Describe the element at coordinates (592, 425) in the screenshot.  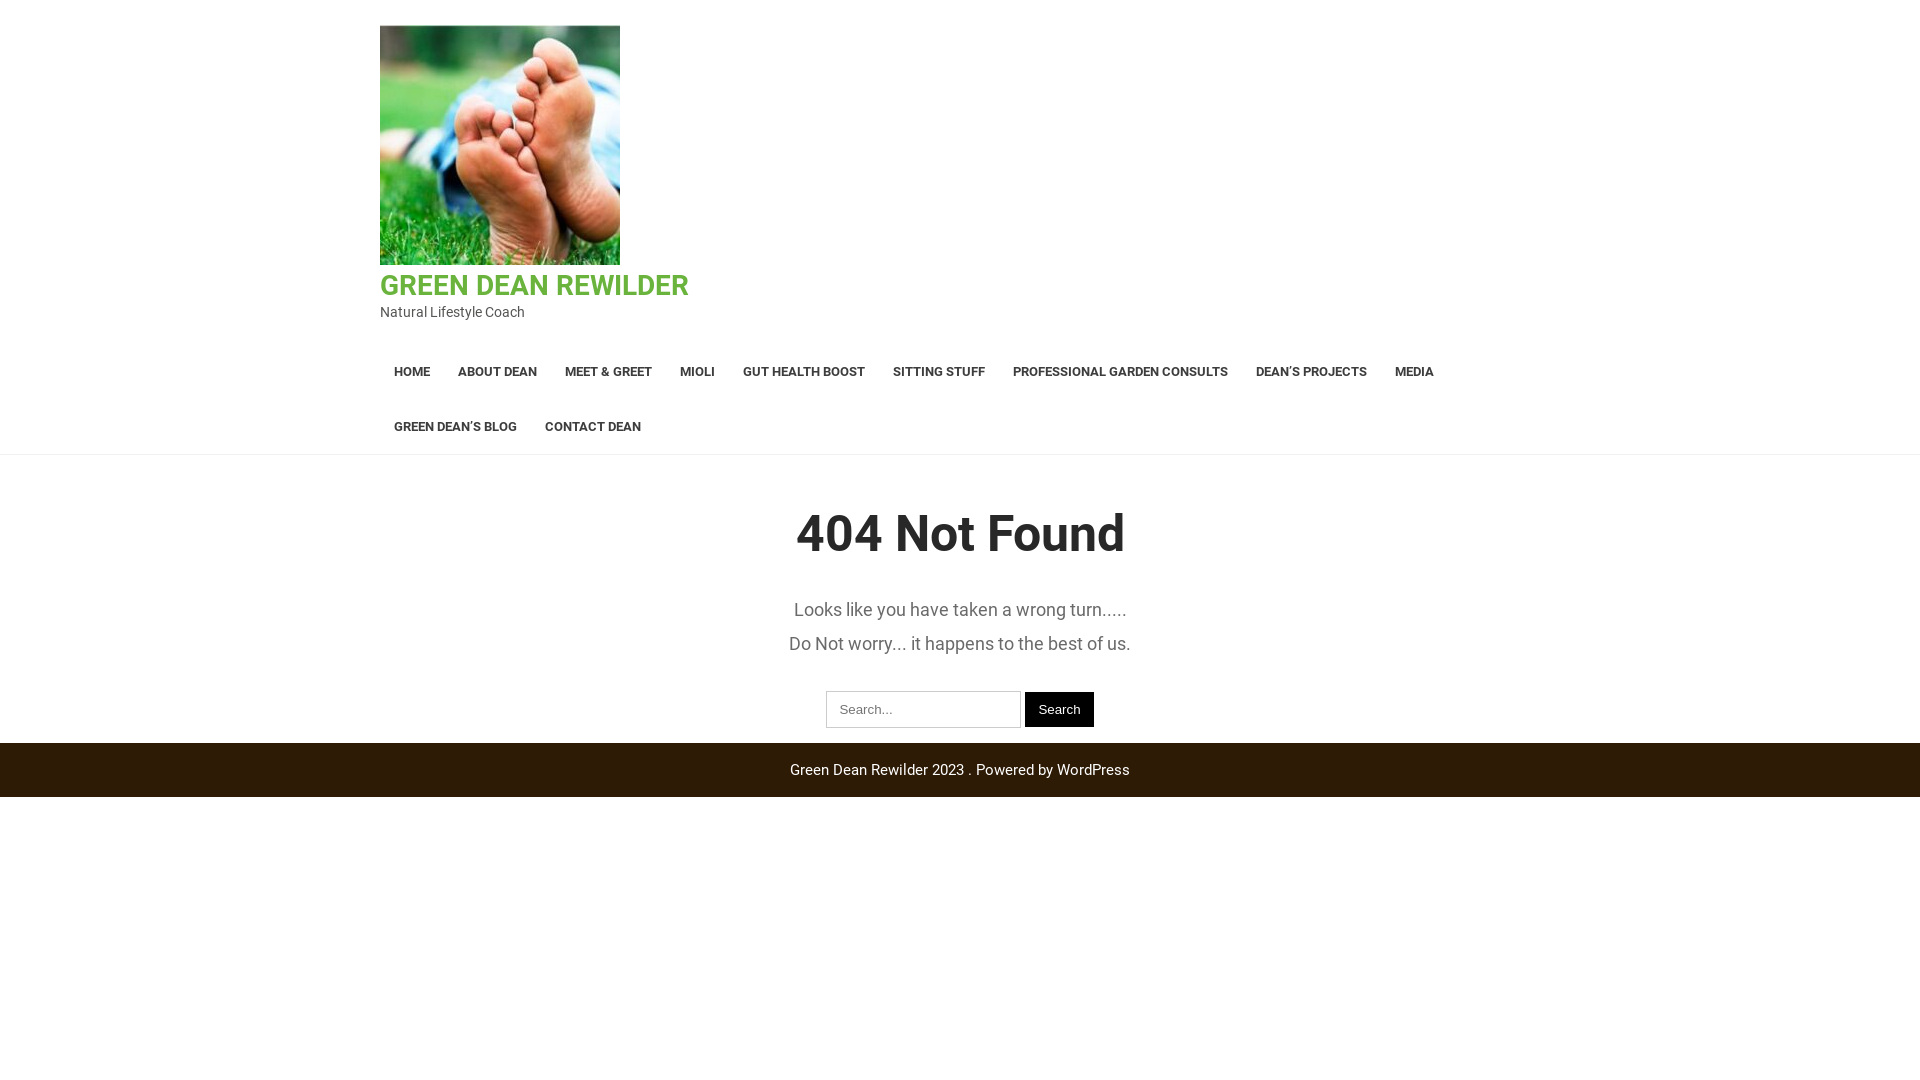
I see `'CONTACT DEAN'` at that location.